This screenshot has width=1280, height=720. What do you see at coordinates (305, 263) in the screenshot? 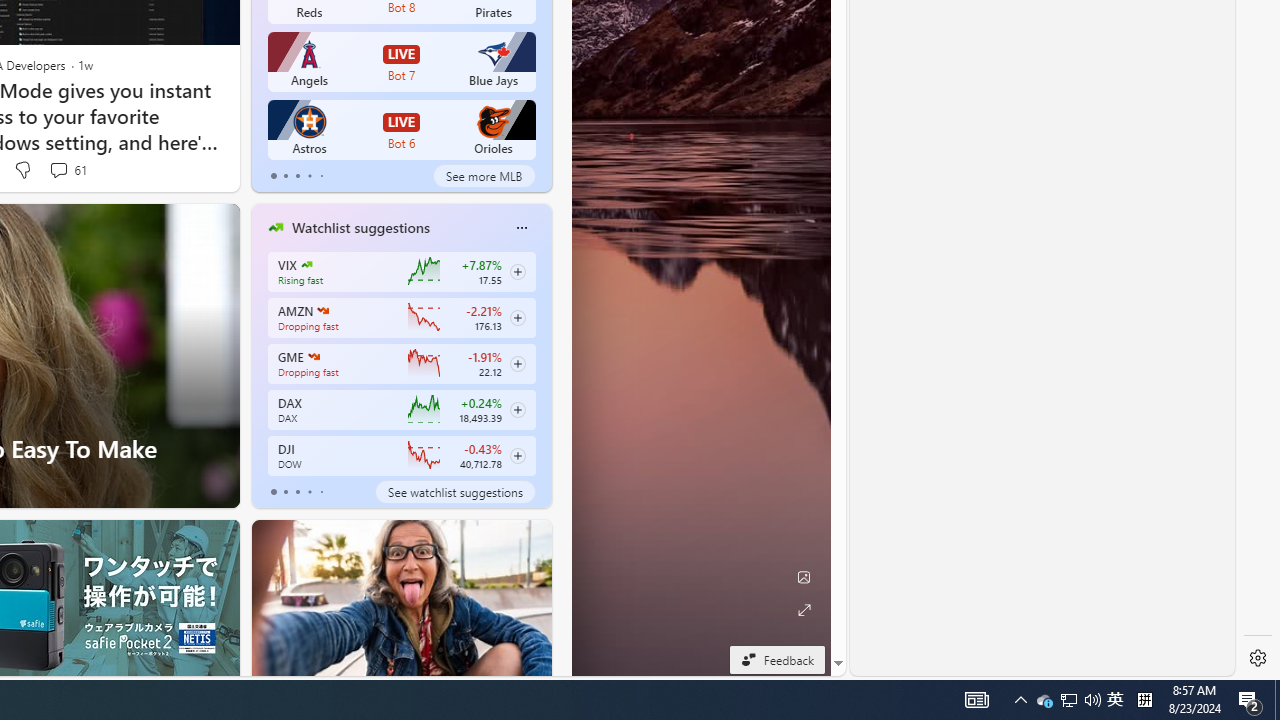
I see `'CBOE Market Volatility Index'` at bounding box center [305, 263].